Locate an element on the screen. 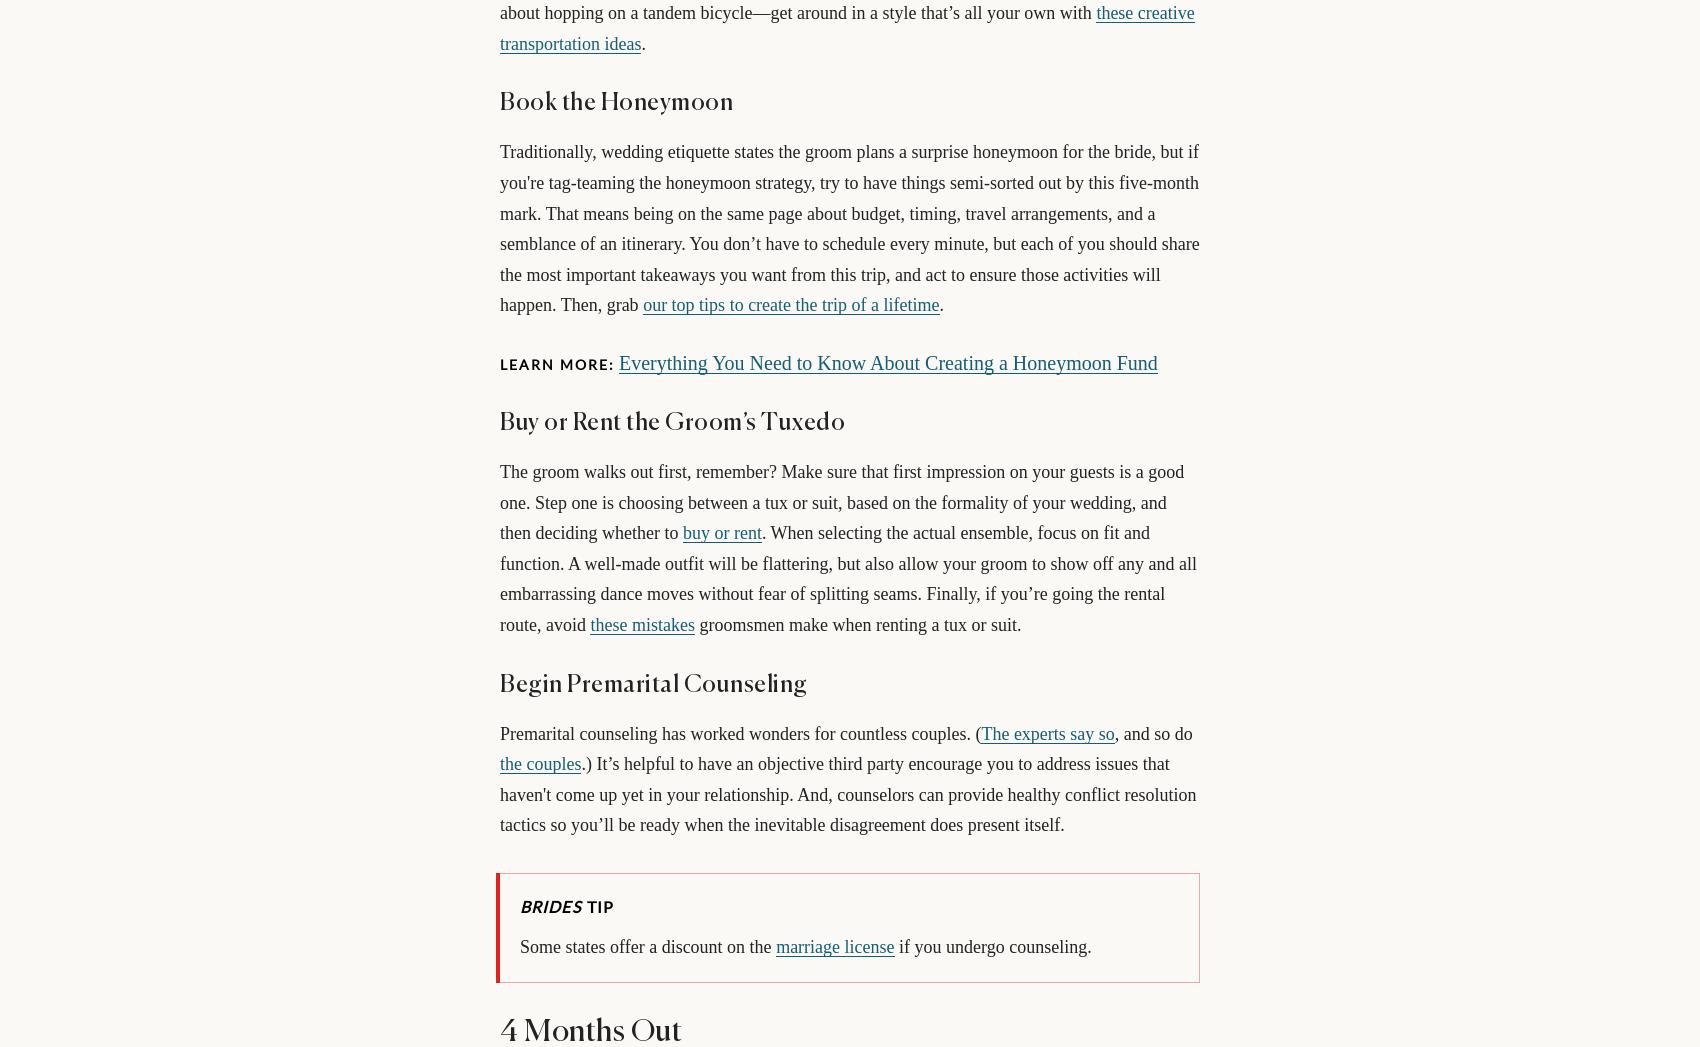 This screenshot has height=1047, width=1700. 'marriage license' is located at coordinates (834, 945).